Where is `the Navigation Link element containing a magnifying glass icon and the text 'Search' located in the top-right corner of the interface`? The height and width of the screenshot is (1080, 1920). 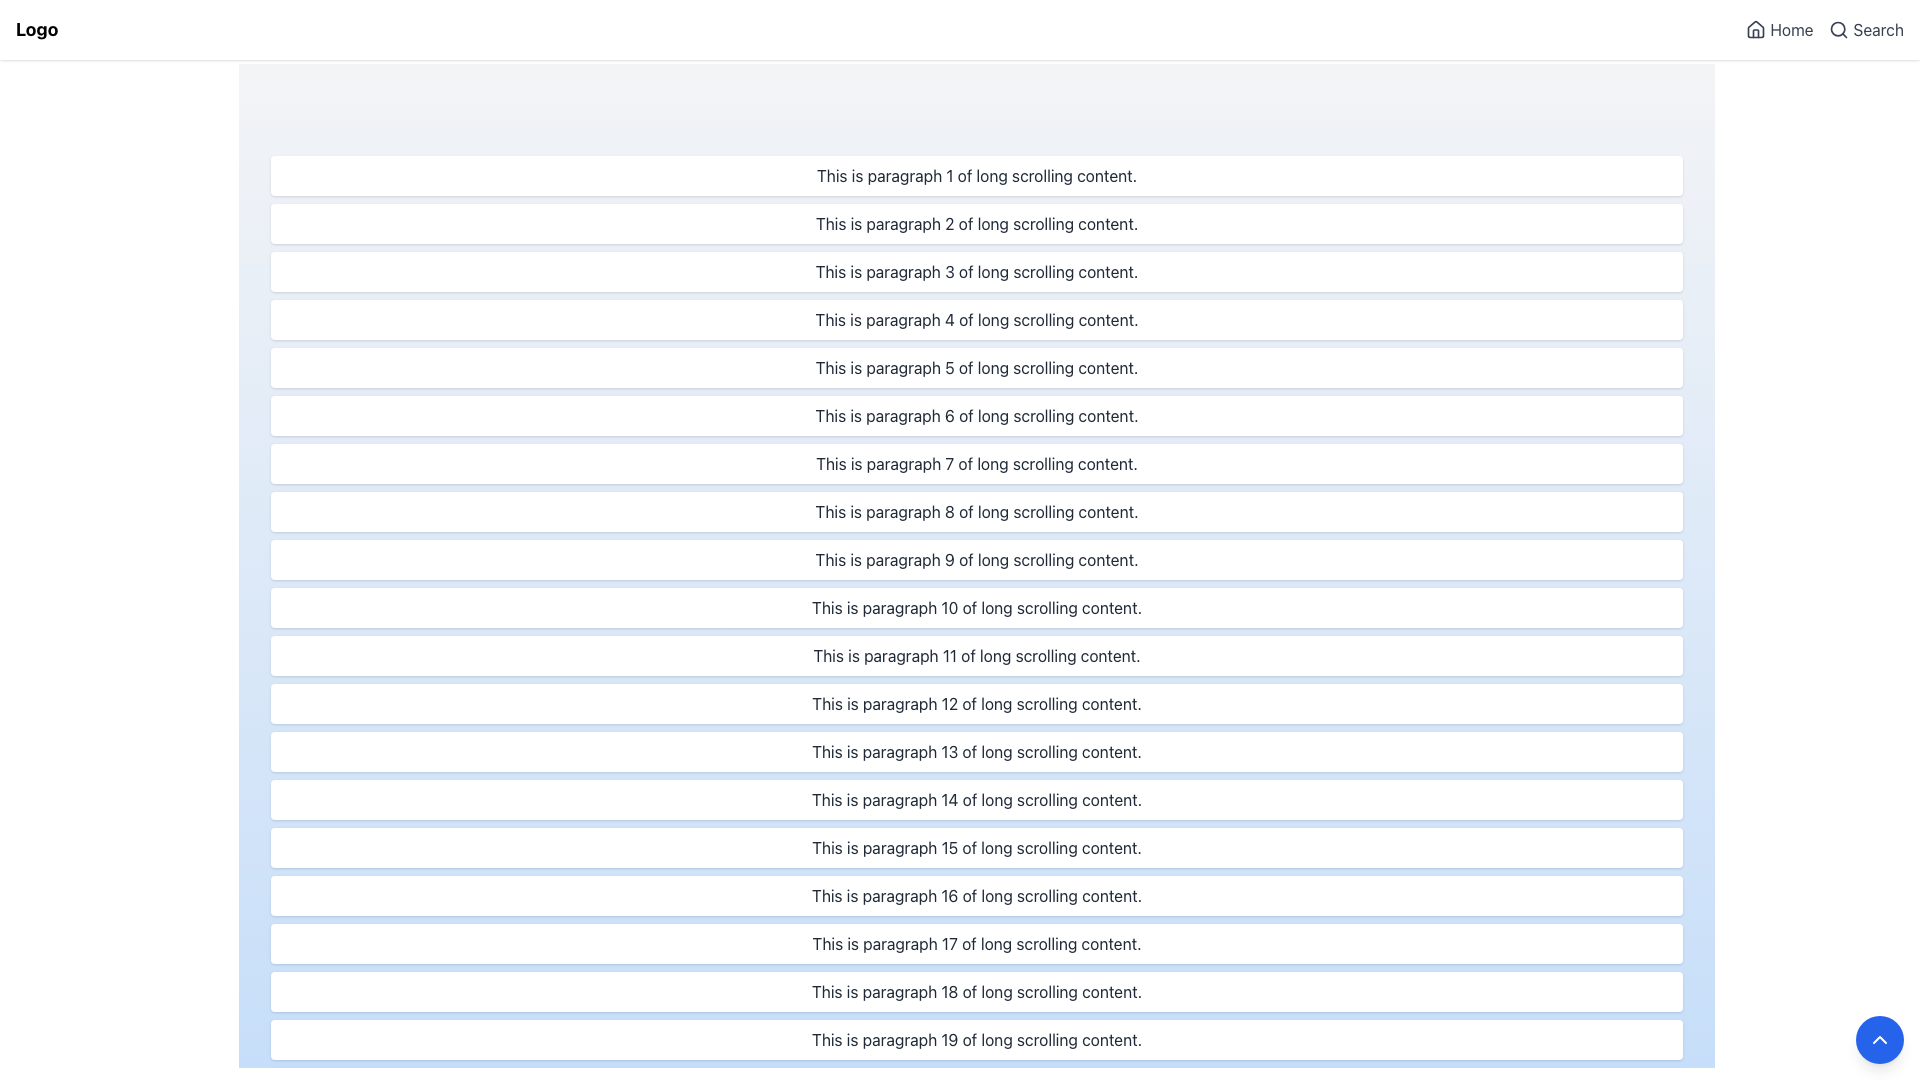 the Navigation Link element containing a magnifying glass icon and the text 'Search' located in the top-right corner of the interface is located at coordinates (1865, 30).